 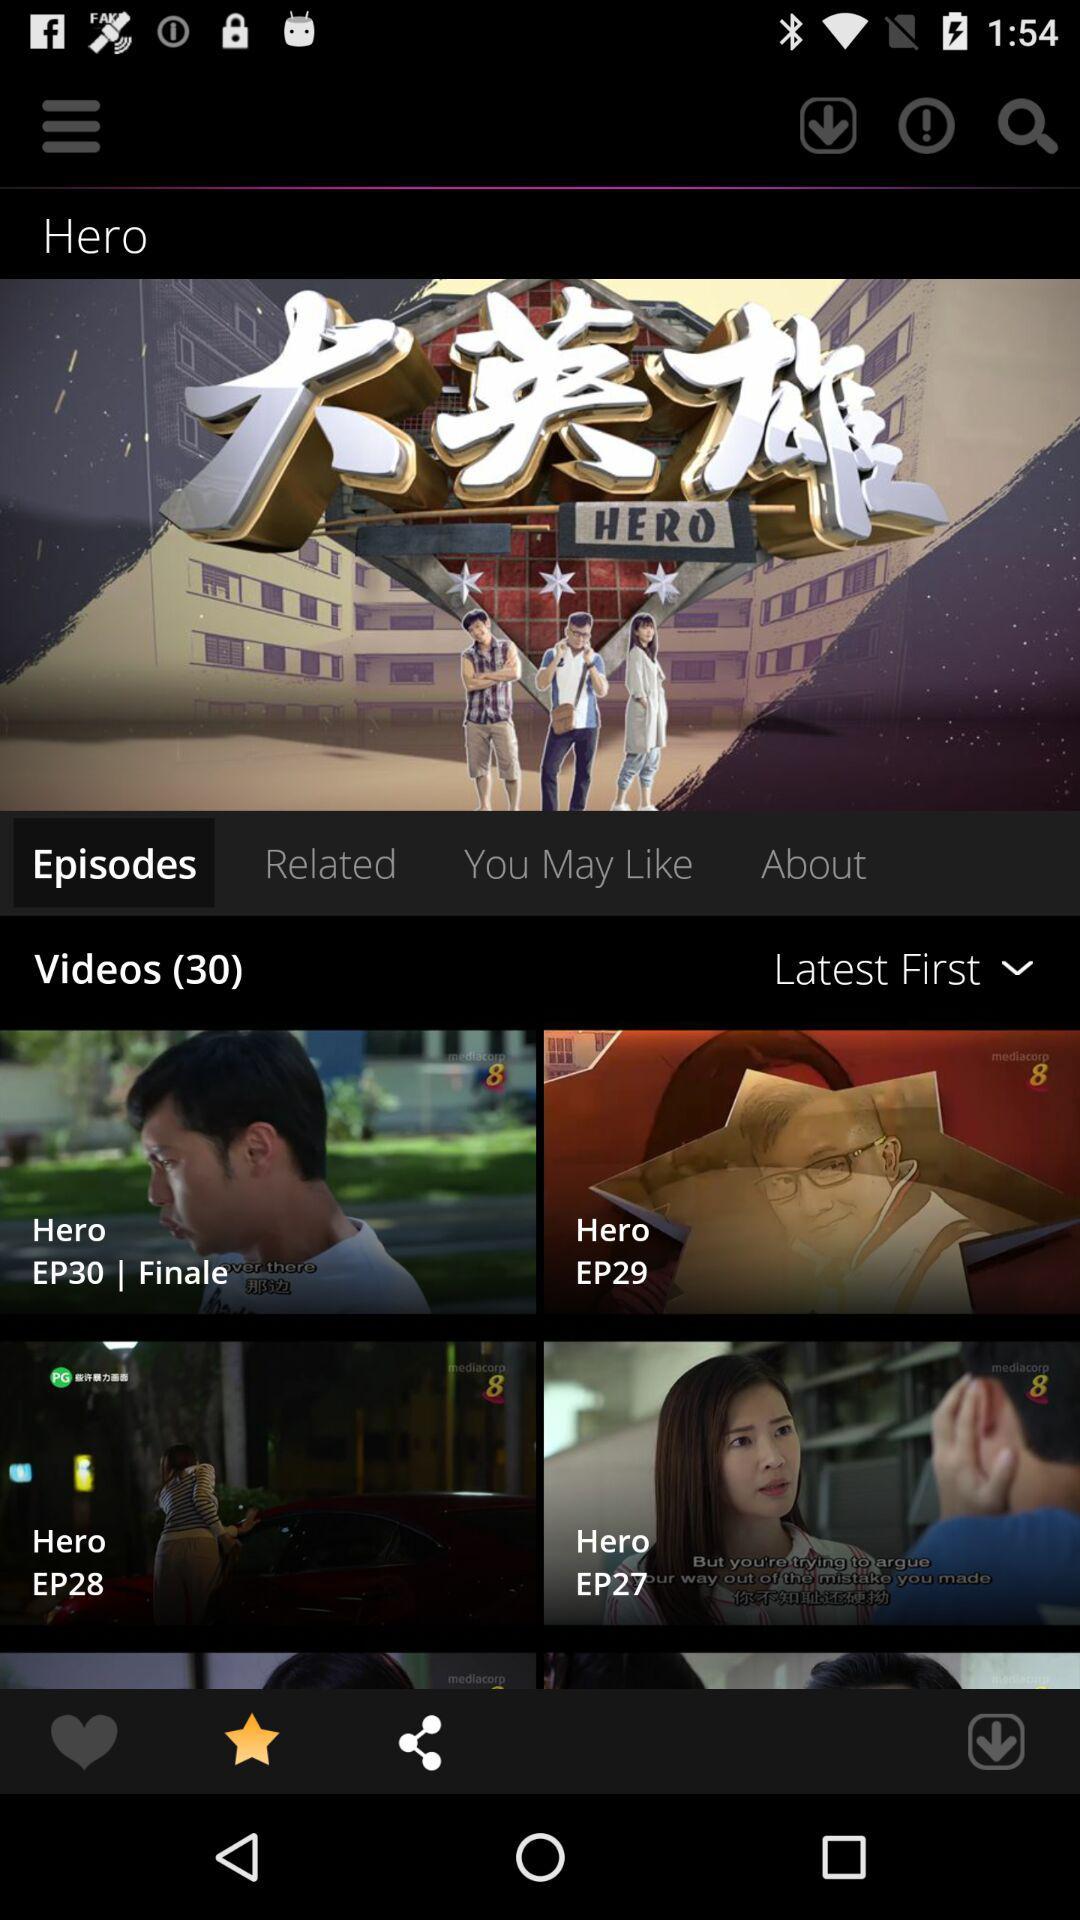 I want to click on the icon above hero item, so click(x=70, y=124).